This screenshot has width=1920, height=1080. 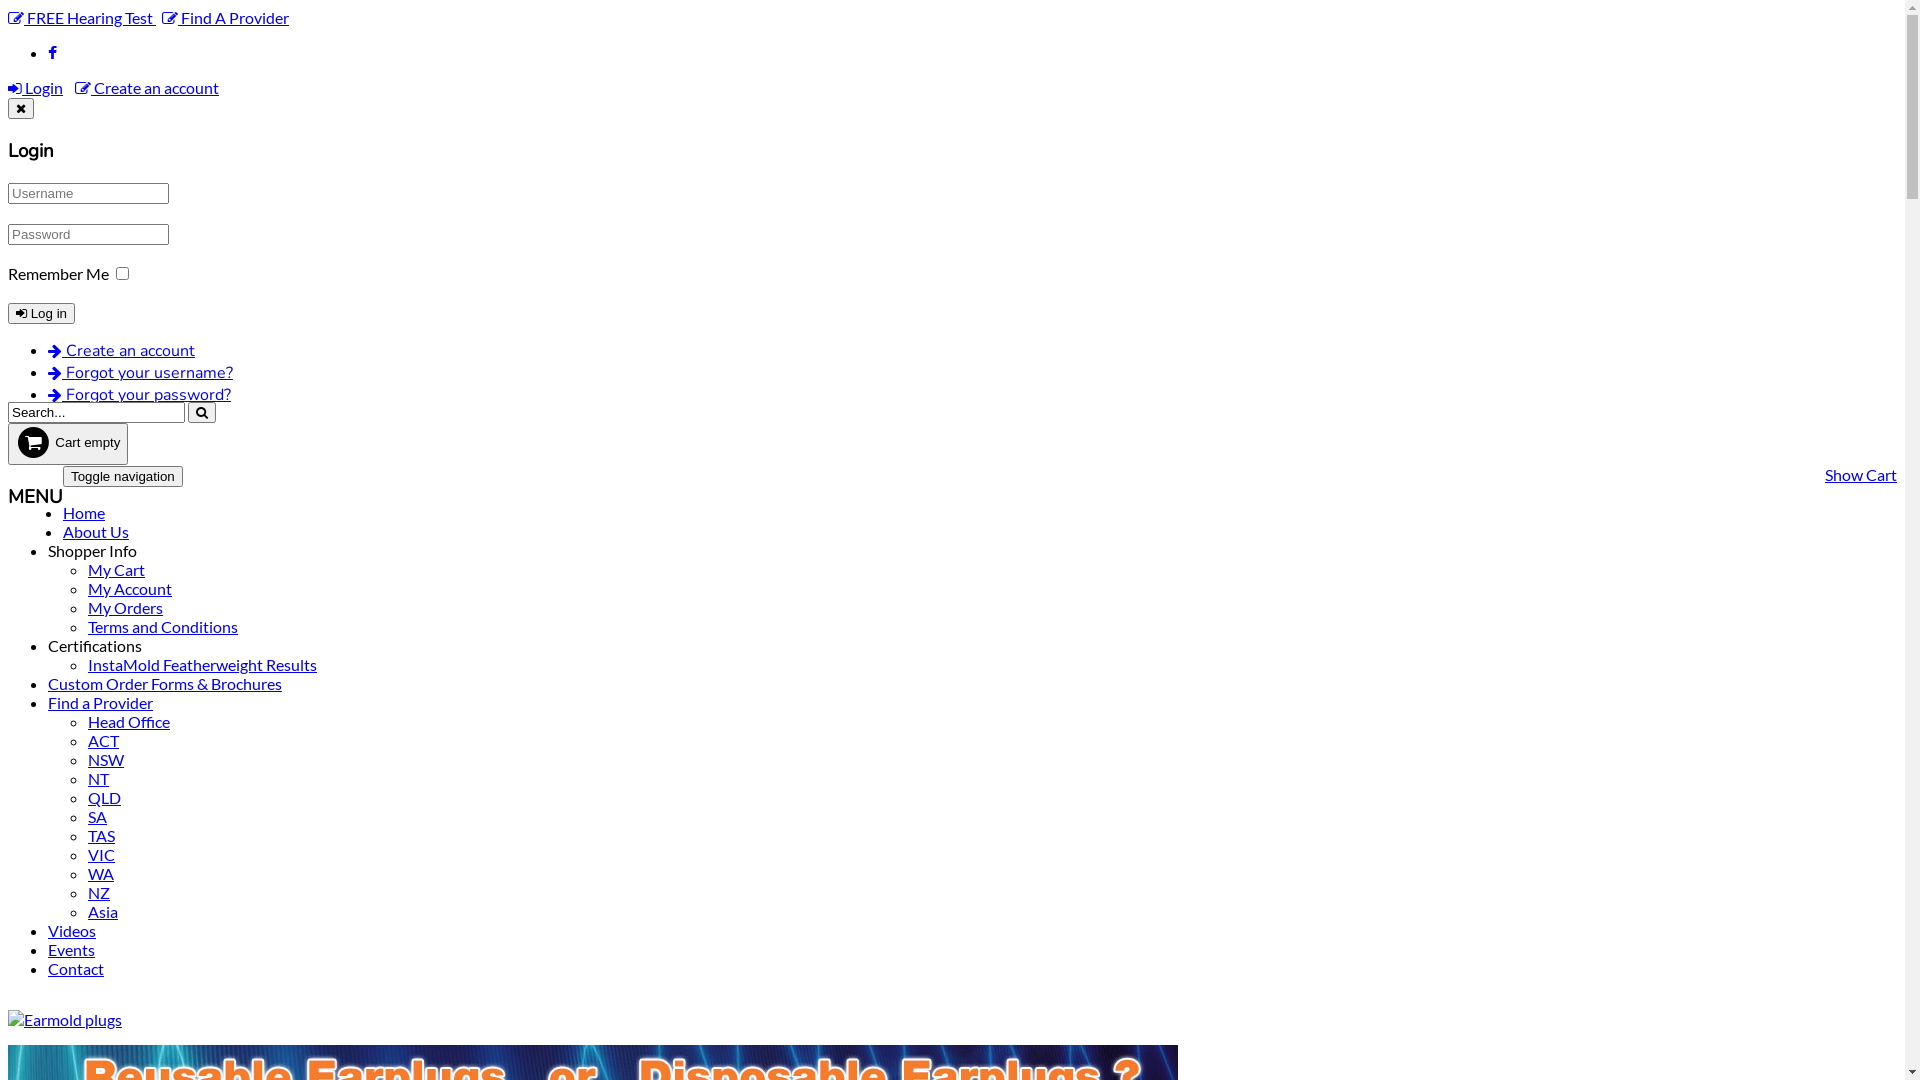 What do you see at coordinates (86, 911) in the screenshot?
I see `'Asia'` at bounding box center [86, 911].